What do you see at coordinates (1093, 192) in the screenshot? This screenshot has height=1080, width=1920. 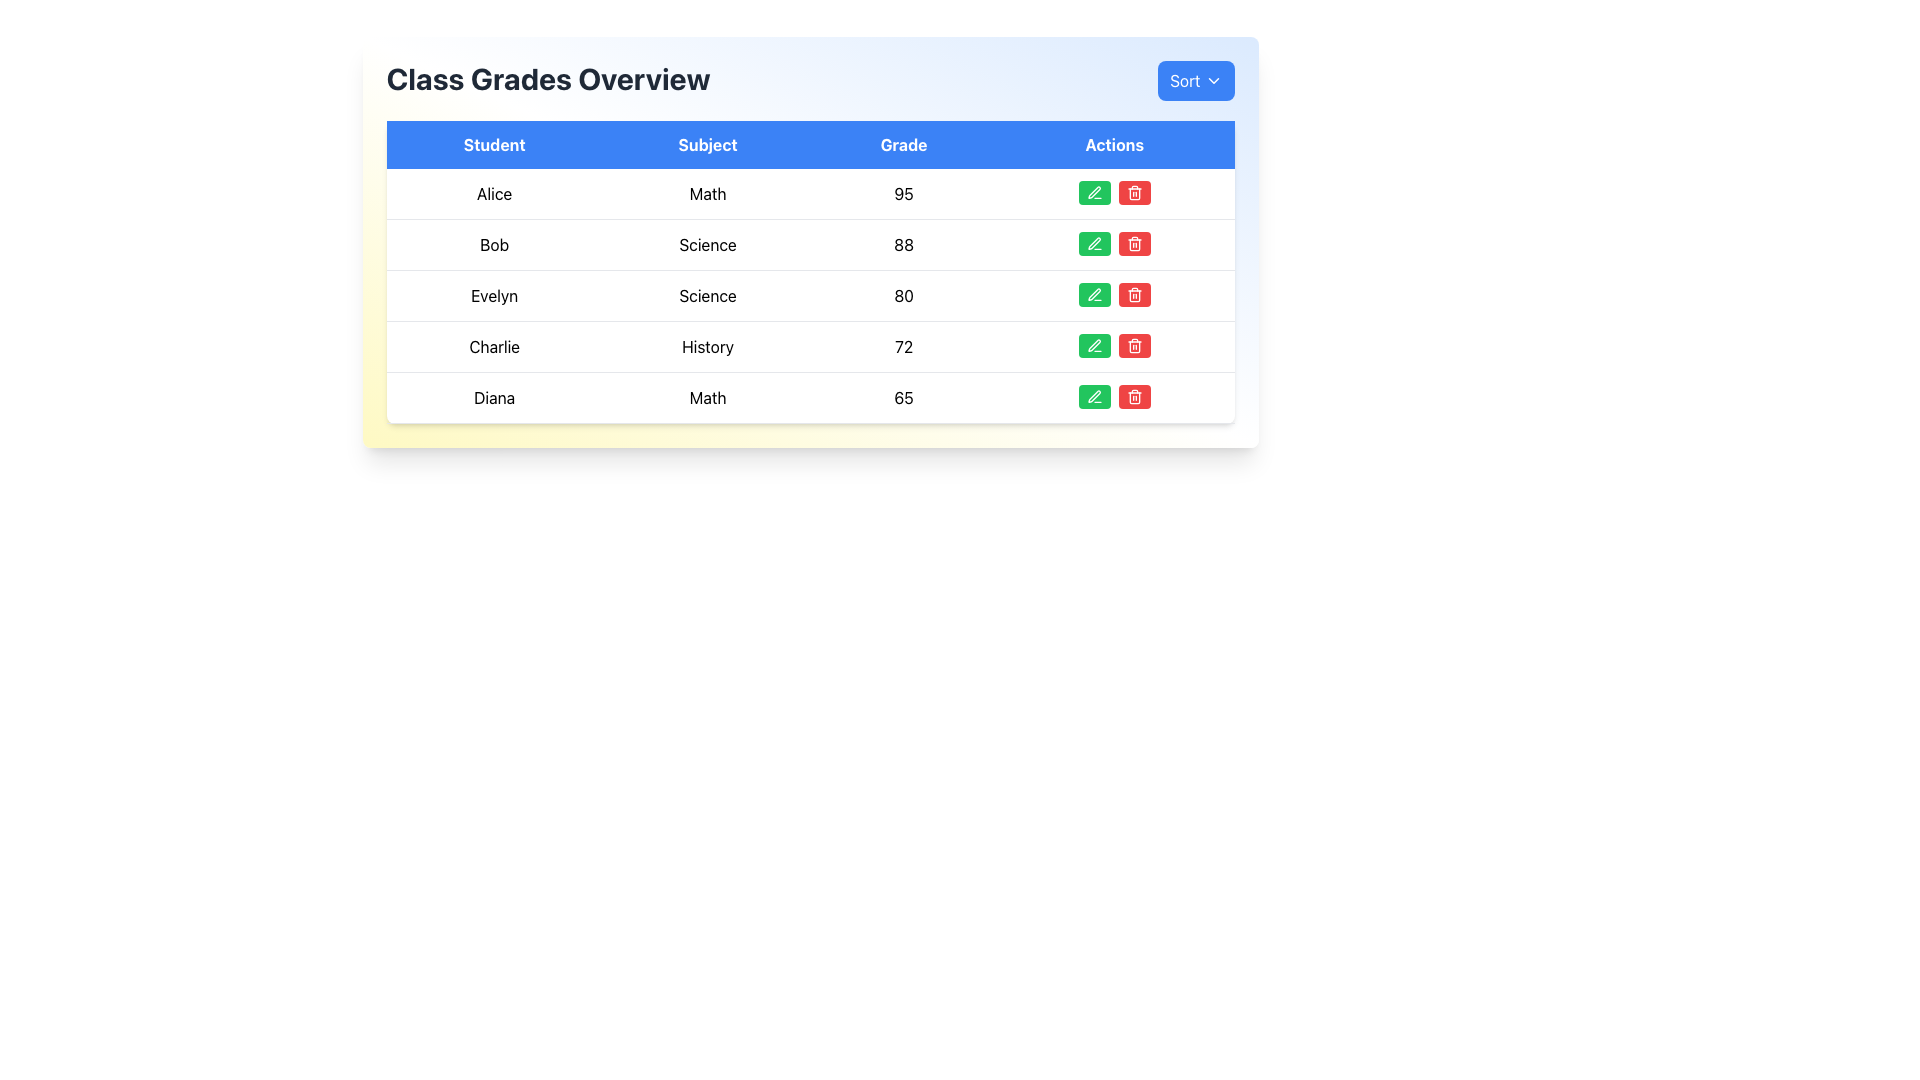 I see `the edit button located in the first row of the 'Actions' column in the table, which is positioned next to a red button with a trash can icon` at bounding box center [1093, 192].